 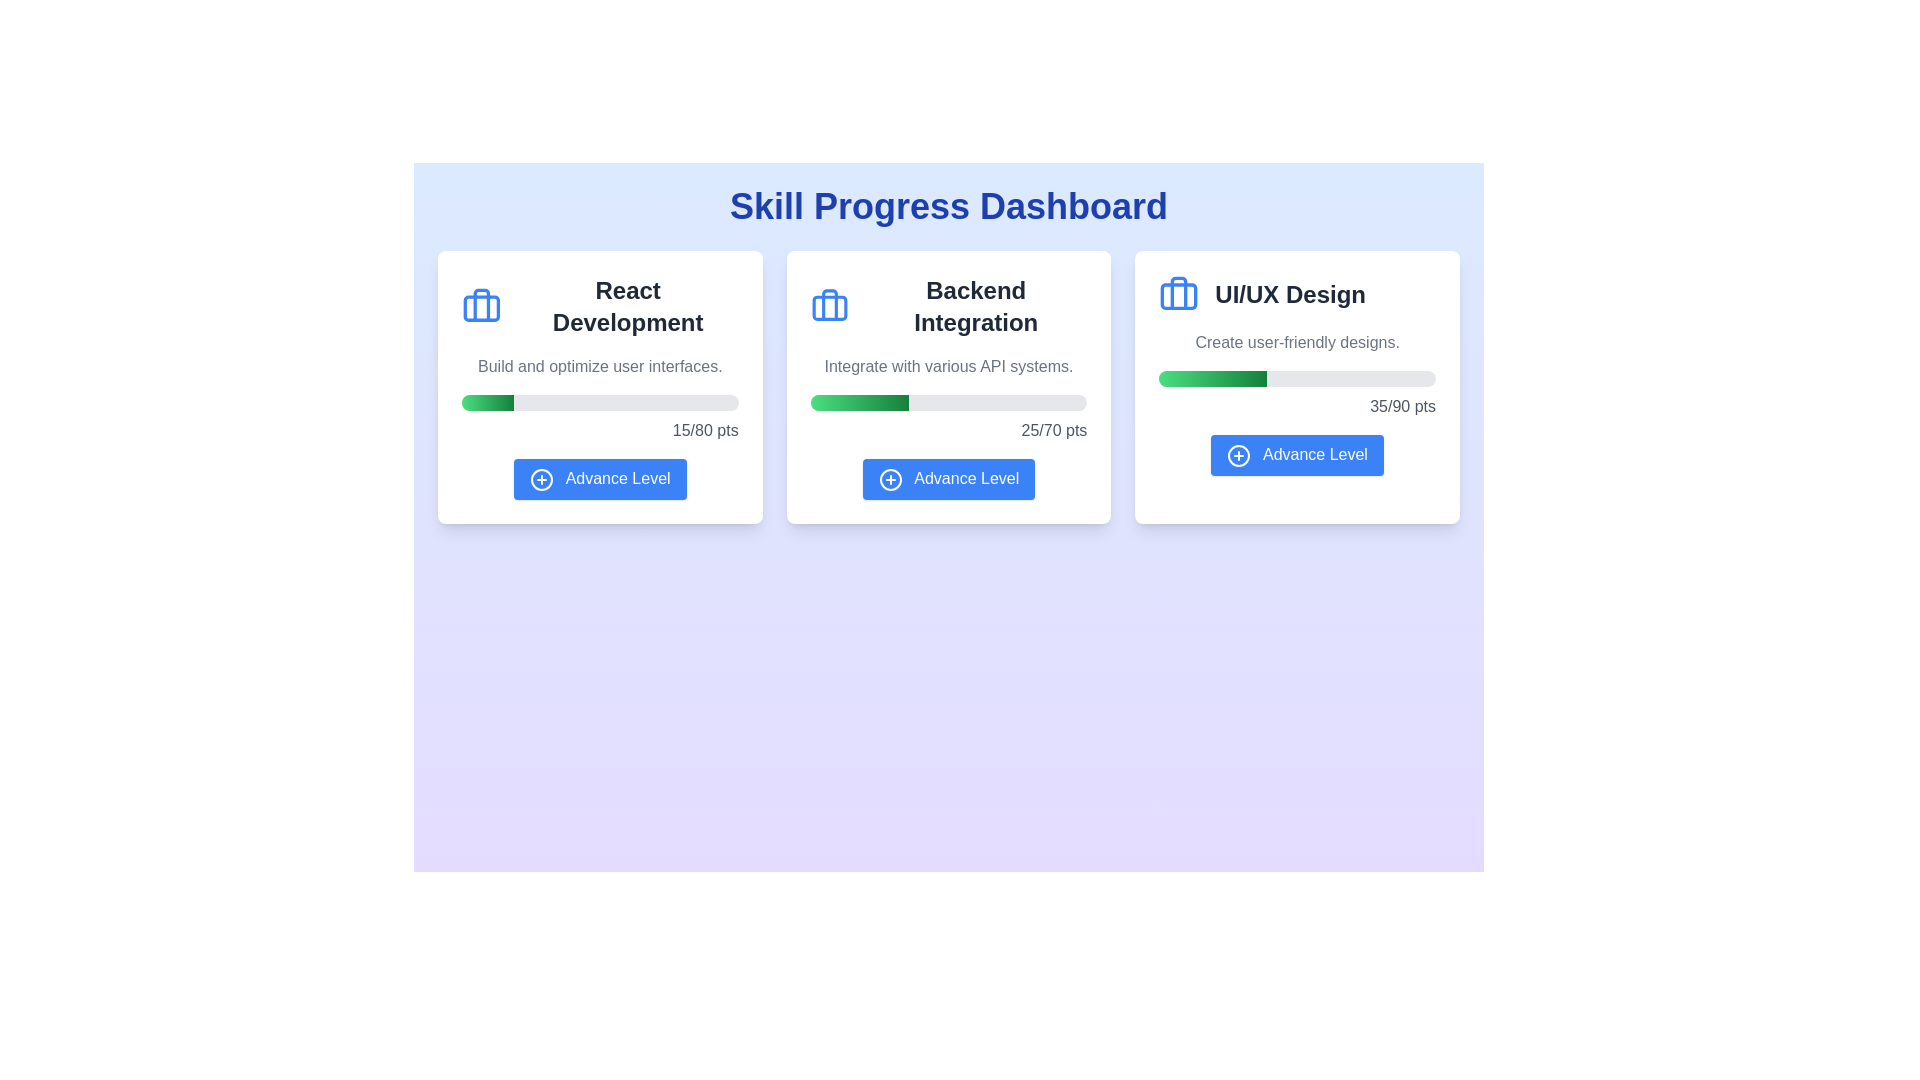 What do you see at coordinates (1179, 296) in the screenshot?
I see `the visual representation of the SVG rectangle that forms the body of the briefcase icon, located centrally within the briefcase graphic on the third card in the row of the UI/UX Design card` at bounding box center [1179, 296].